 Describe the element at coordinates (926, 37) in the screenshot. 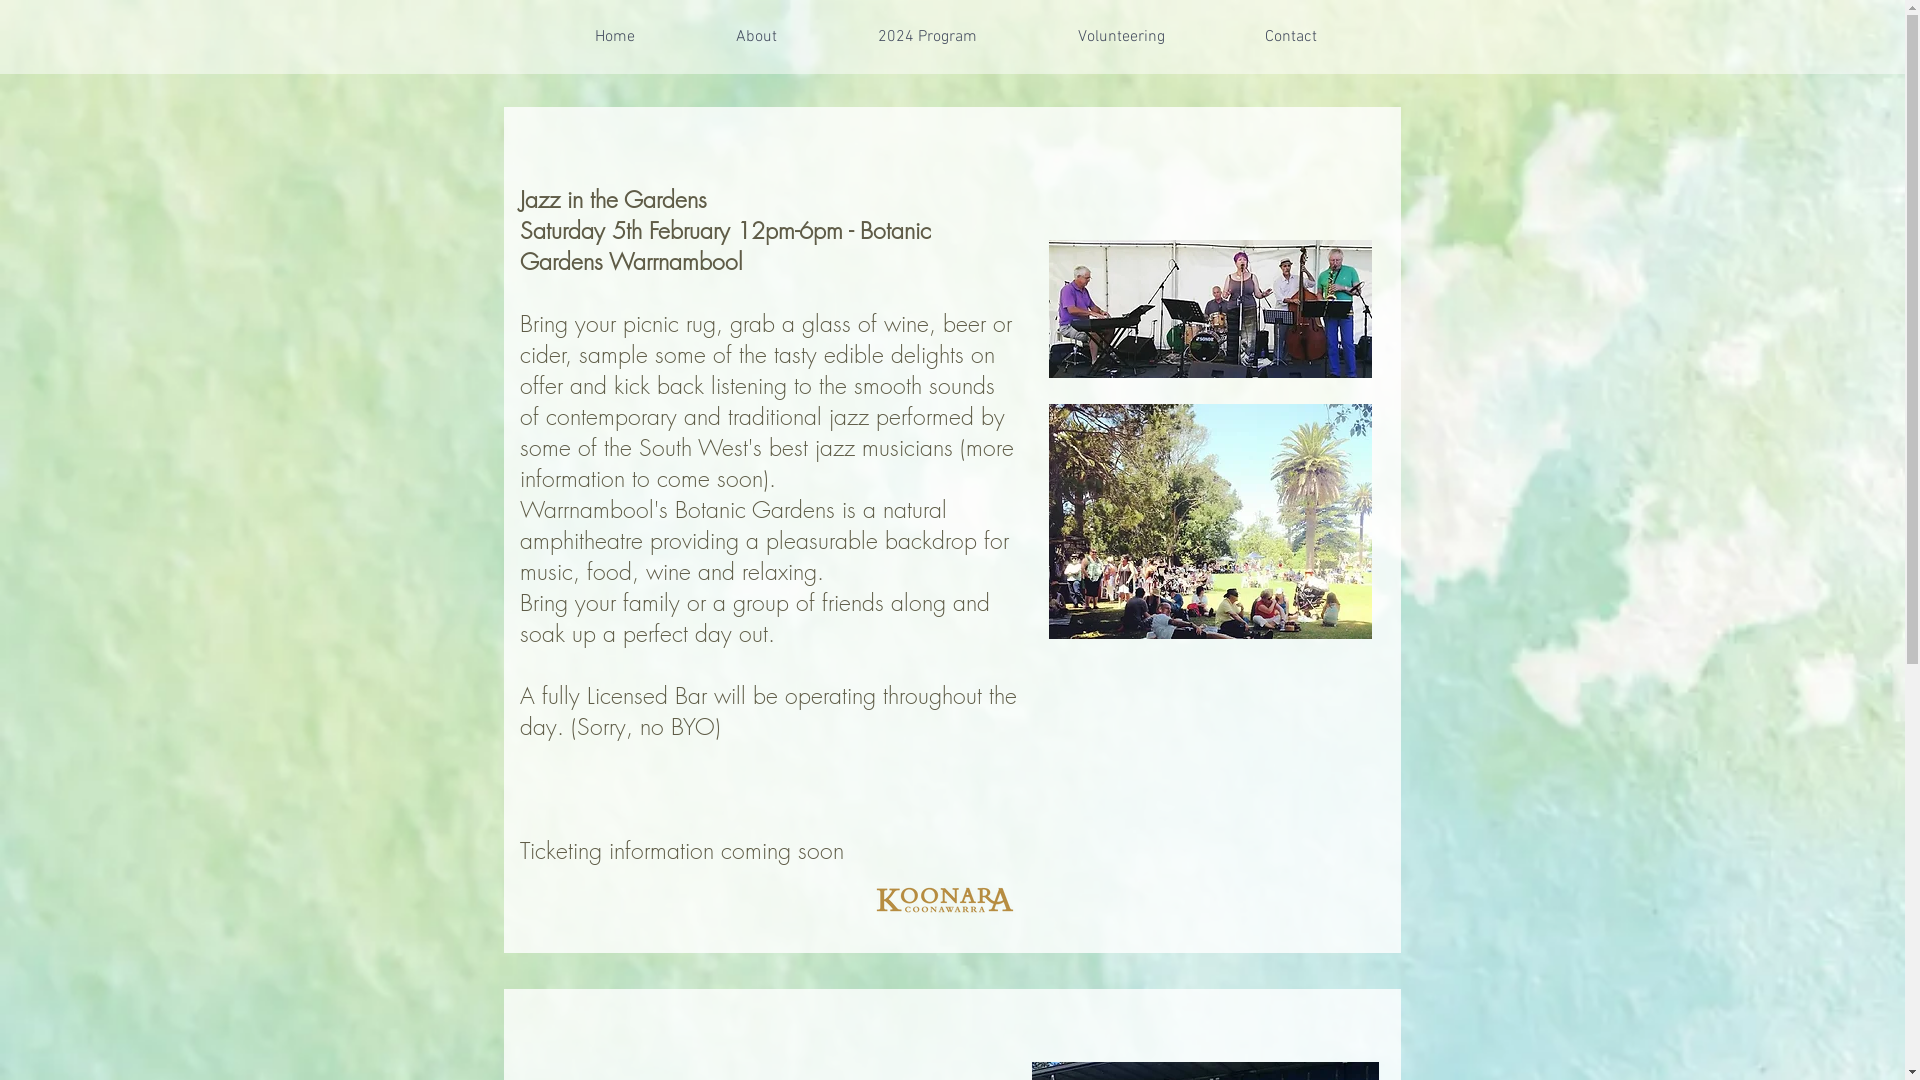

I see `'2024 Program'` at that location.